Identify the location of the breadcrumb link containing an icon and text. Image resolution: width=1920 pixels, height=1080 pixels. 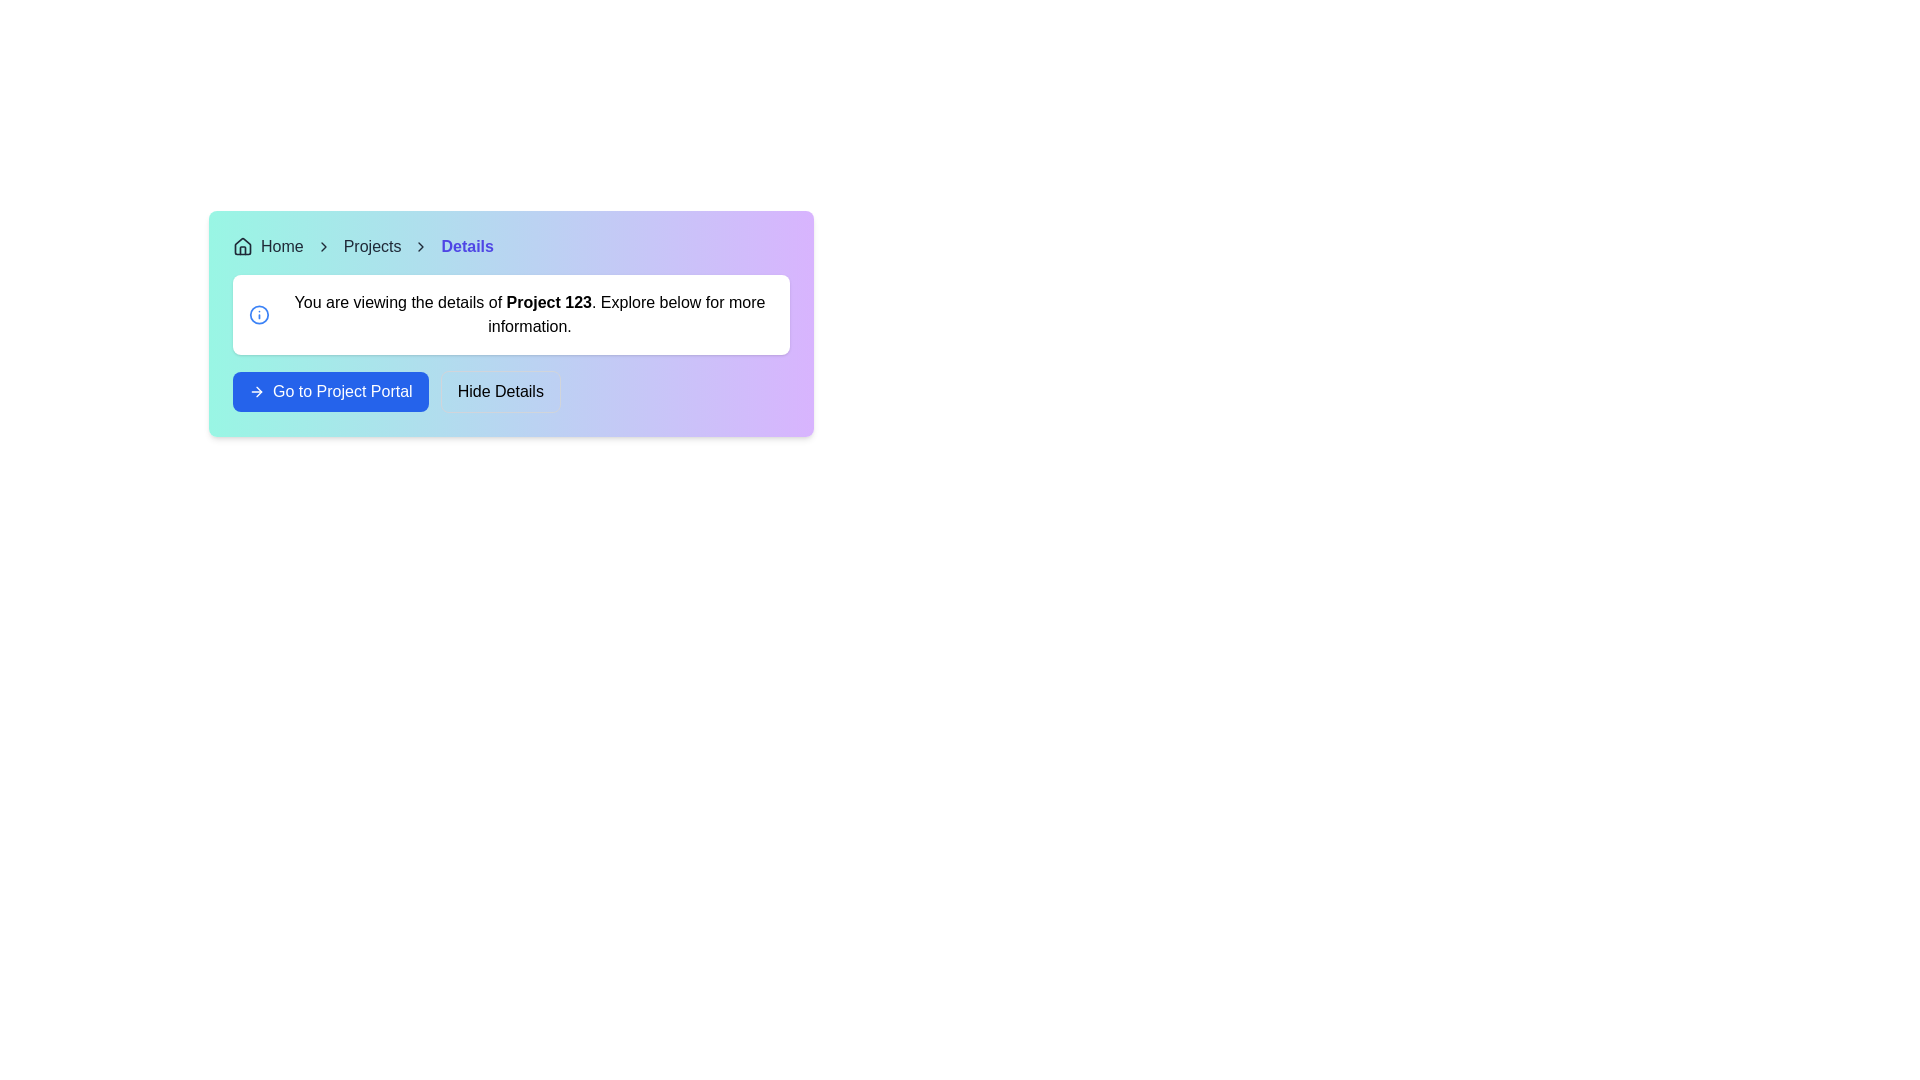
(267, 245).